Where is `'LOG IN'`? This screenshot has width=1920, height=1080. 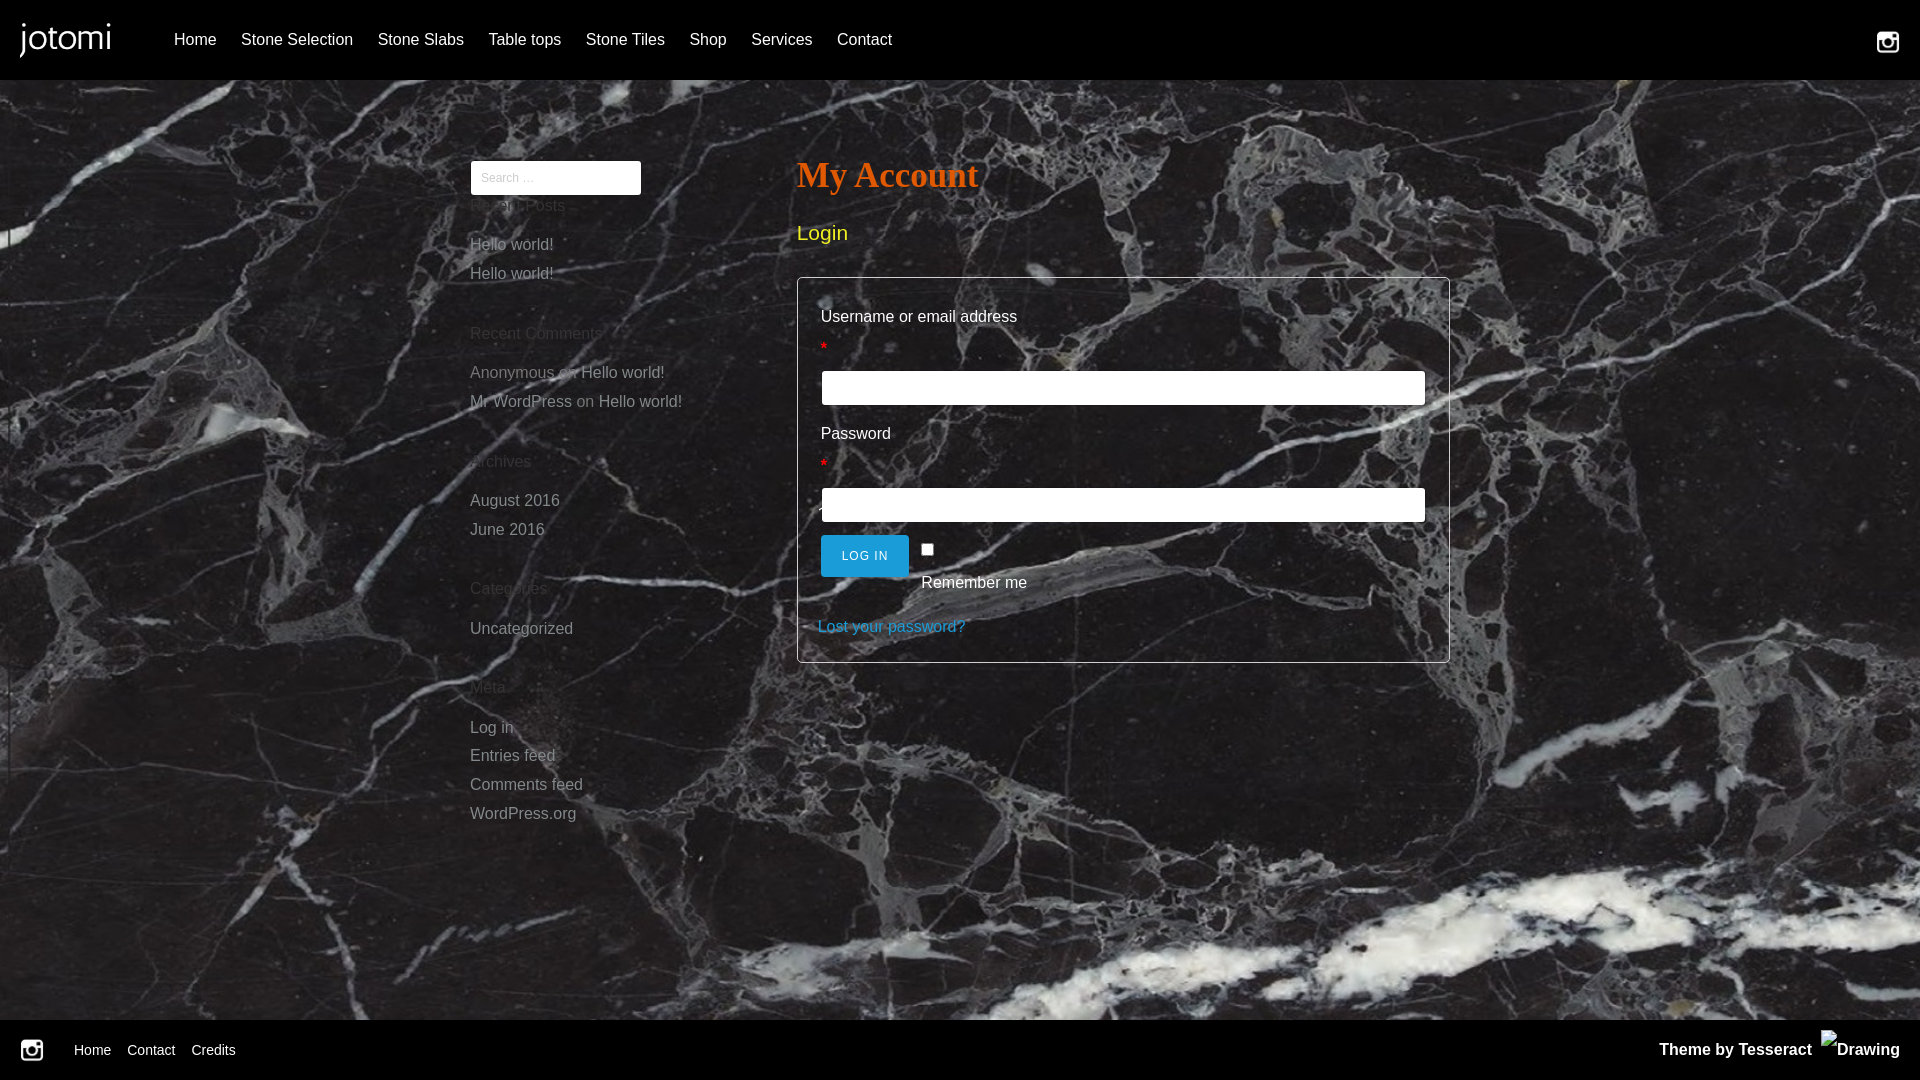 'LOG IN' is located at coordinates (865, 555).